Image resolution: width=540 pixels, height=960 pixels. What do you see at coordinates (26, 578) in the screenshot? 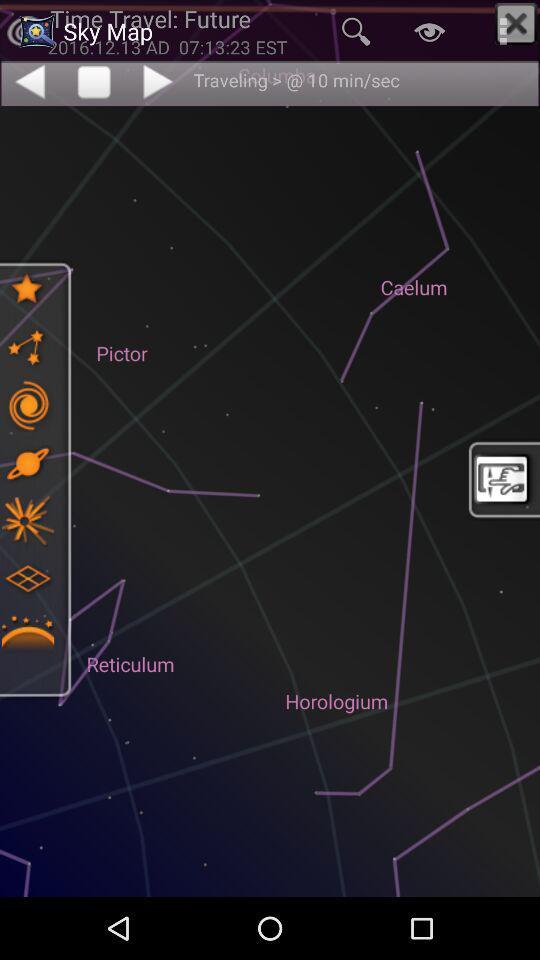
I see `the layers icon` at bounding box center [26, 578].